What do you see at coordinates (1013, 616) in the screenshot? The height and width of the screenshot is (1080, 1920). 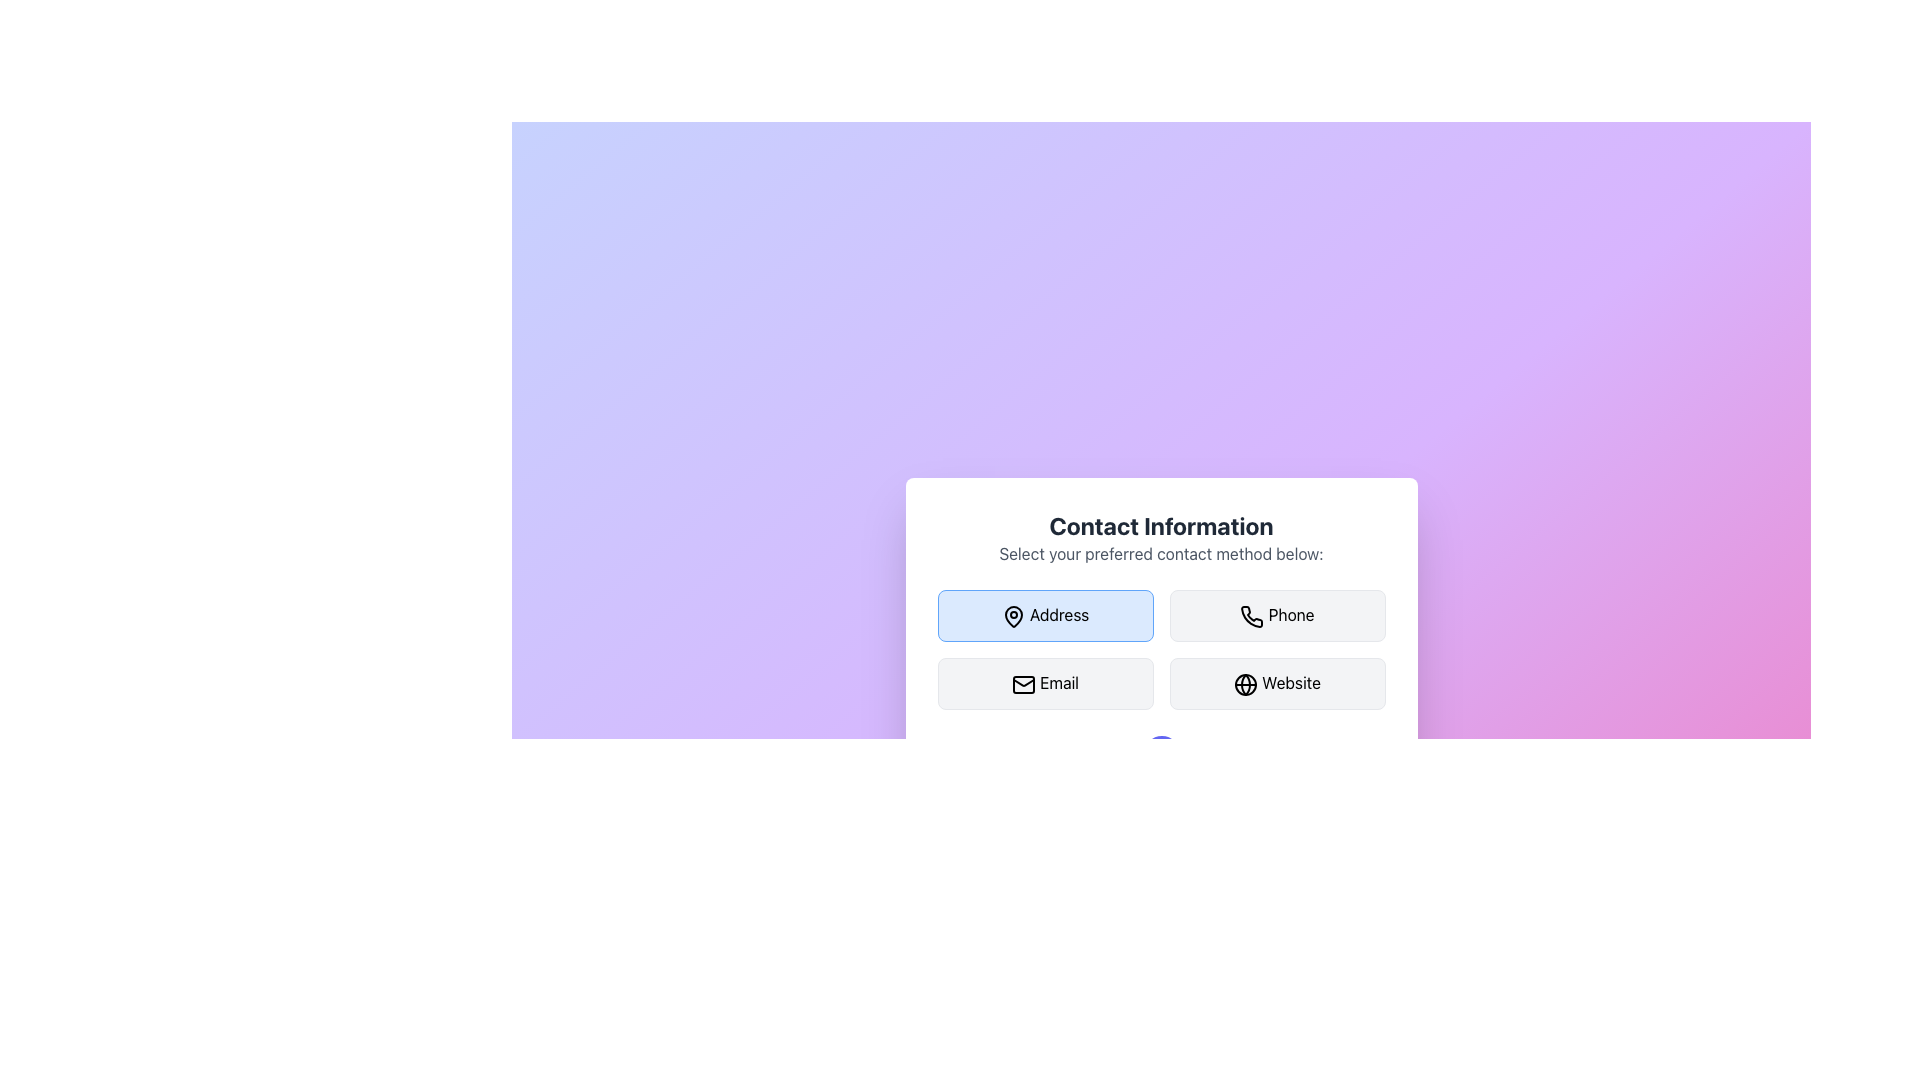 I see `the map pin icon located near the top-left corner of the Address button in the contact method selection area` at bounding box center [1013, 616].